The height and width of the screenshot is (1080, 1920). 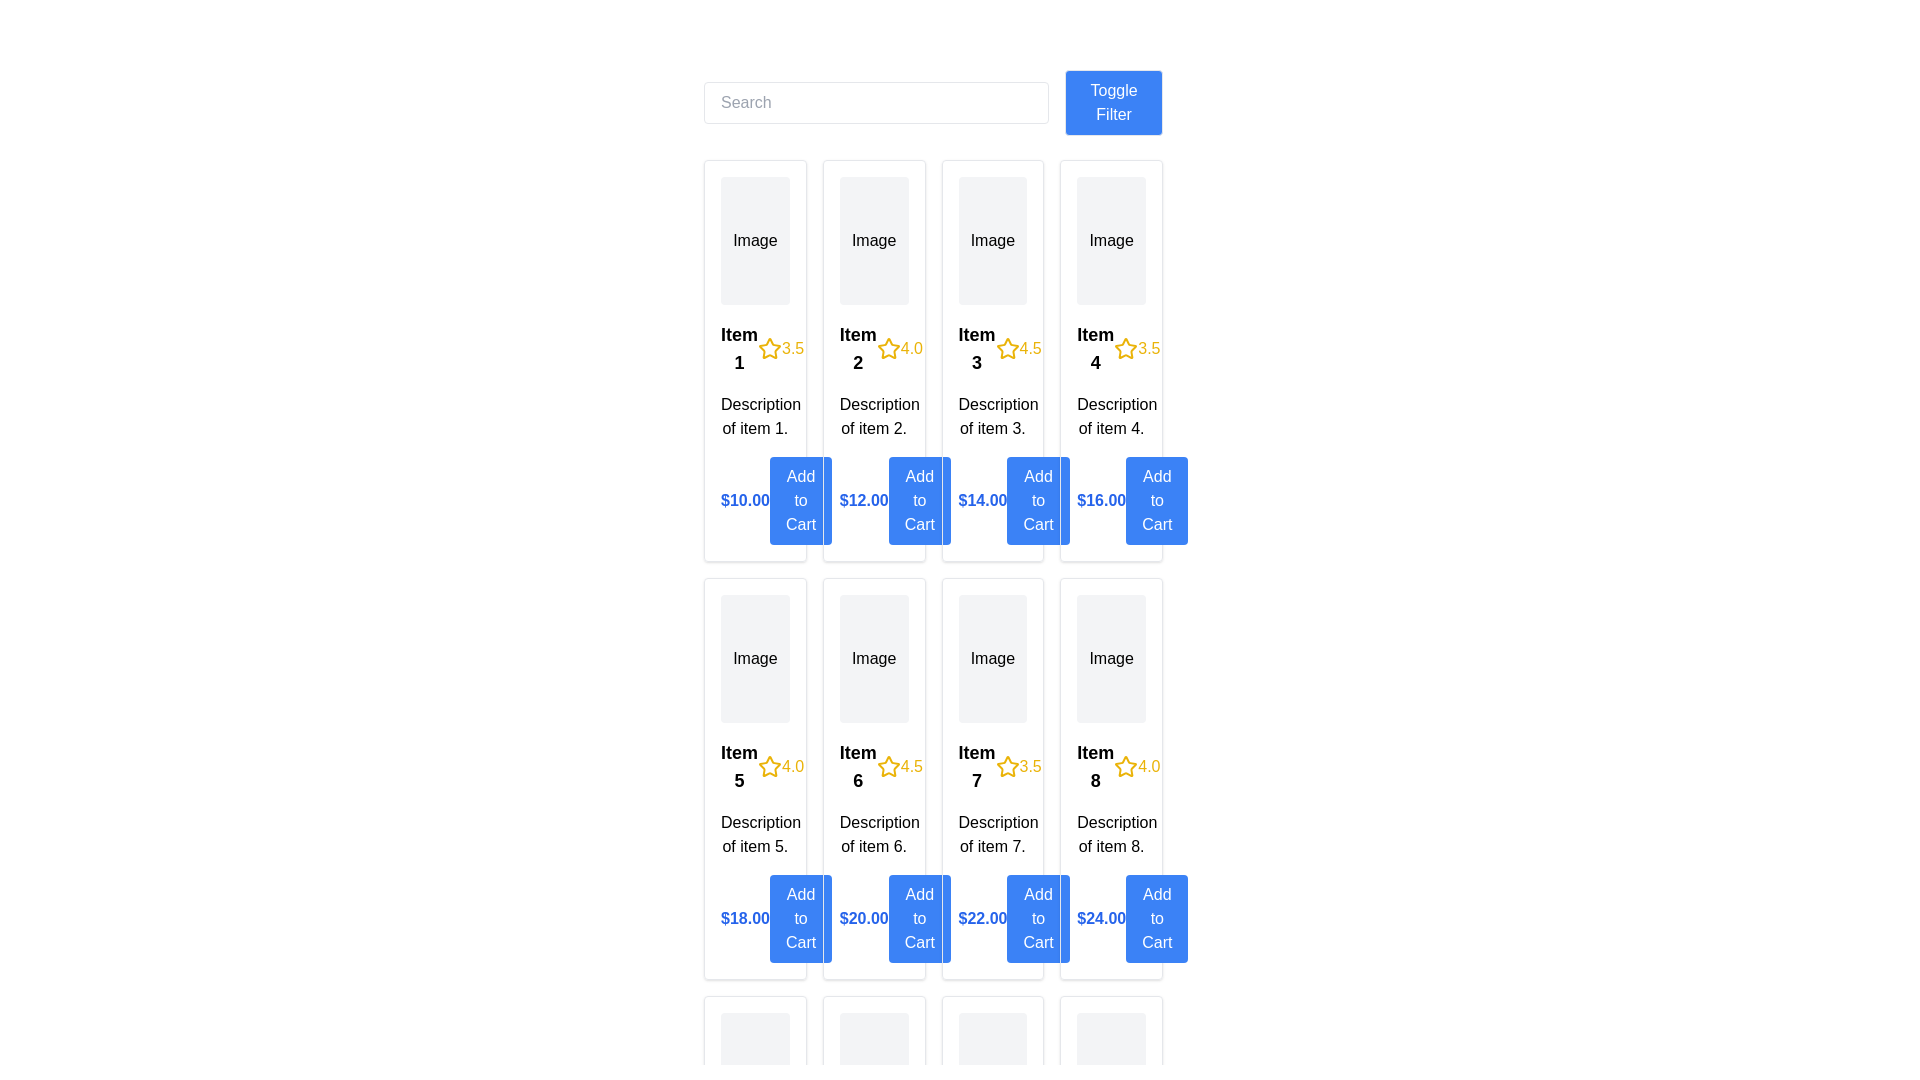 What do you see at coordinates (1110, 766) in the screenshot?
I see `the rating indicator element that shows 'Item 8' with a score of '4.0' and a golden star icon` at bounding box center [1110, 766].